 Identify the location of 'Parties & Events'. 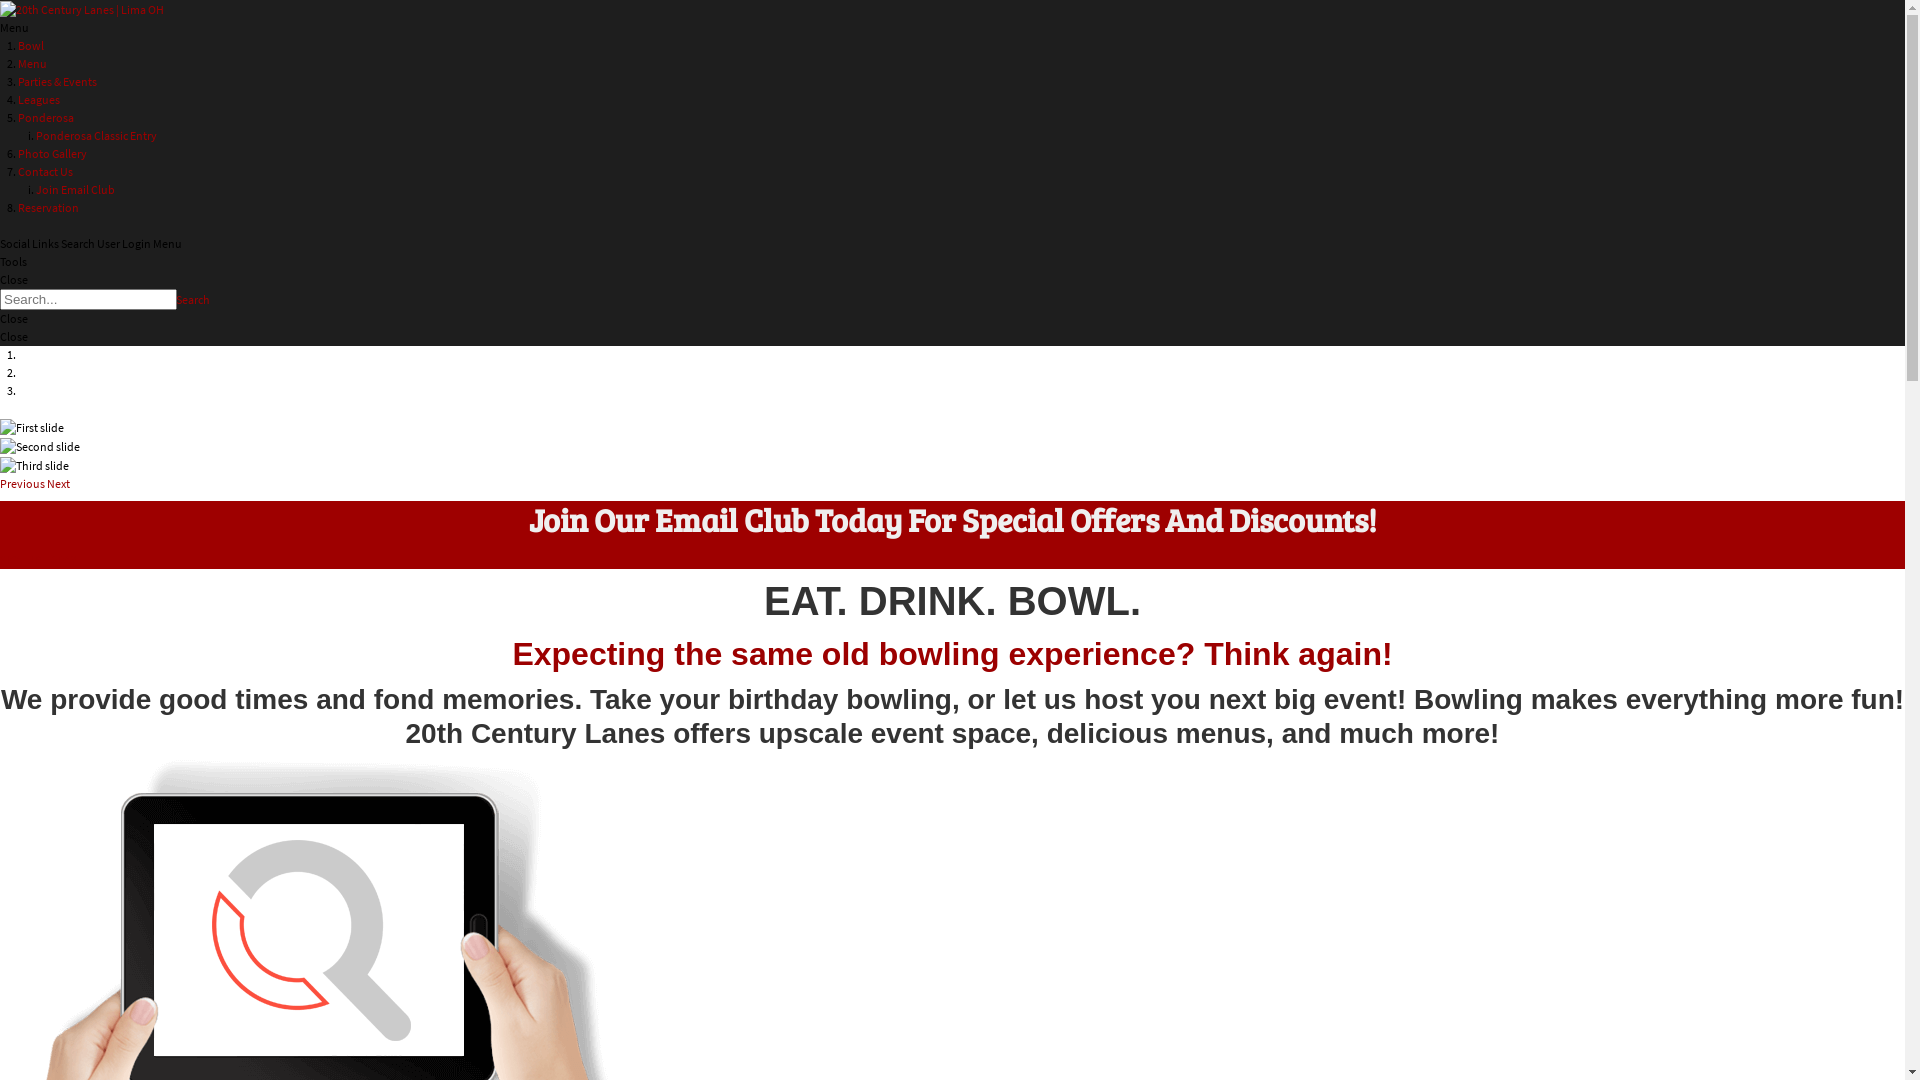
(18, 80).